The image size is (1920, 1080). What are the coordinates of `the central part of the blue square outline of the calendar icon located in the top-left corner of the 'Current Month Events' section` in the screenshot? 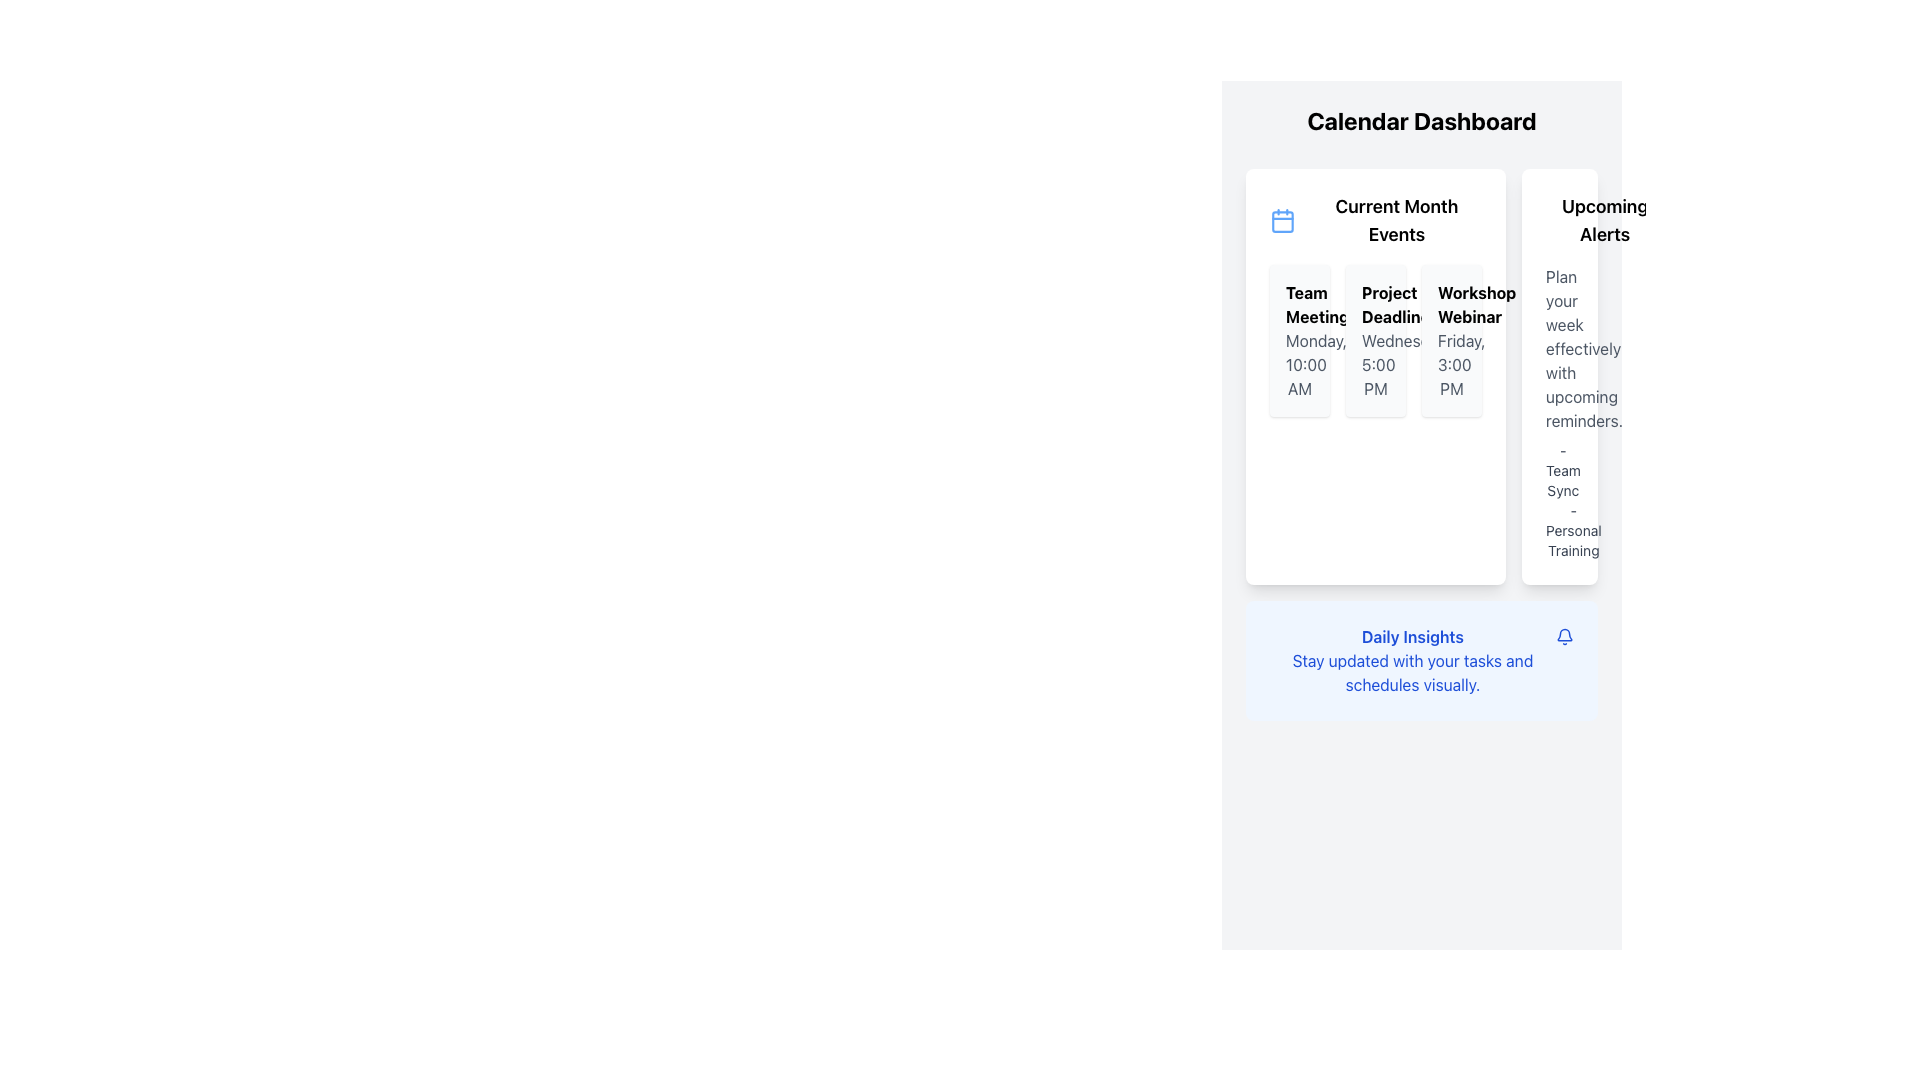 It's located at (1282, 222).